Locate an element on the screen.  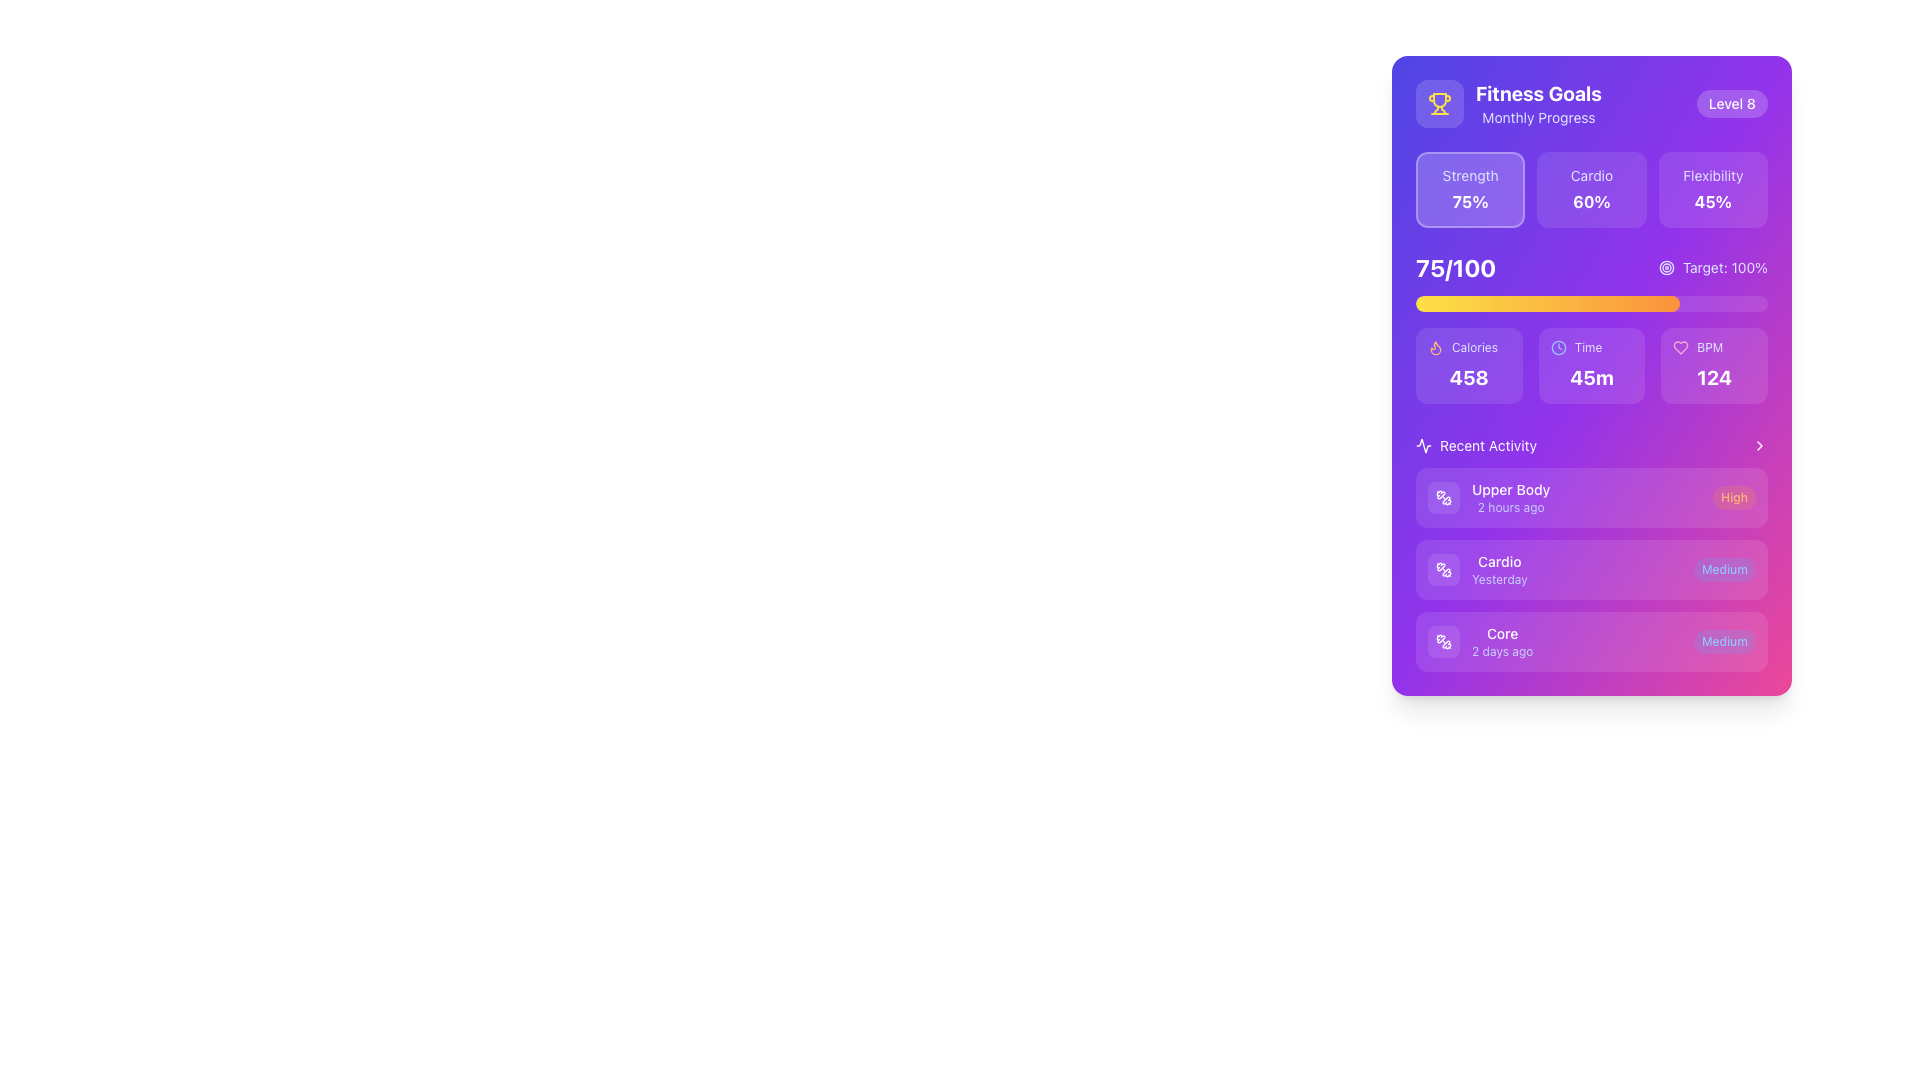
the Text Label displaying '45%' on a purple background, located in the 'Flexibility' section of the statistics area is located at coordinates (1712, 201).